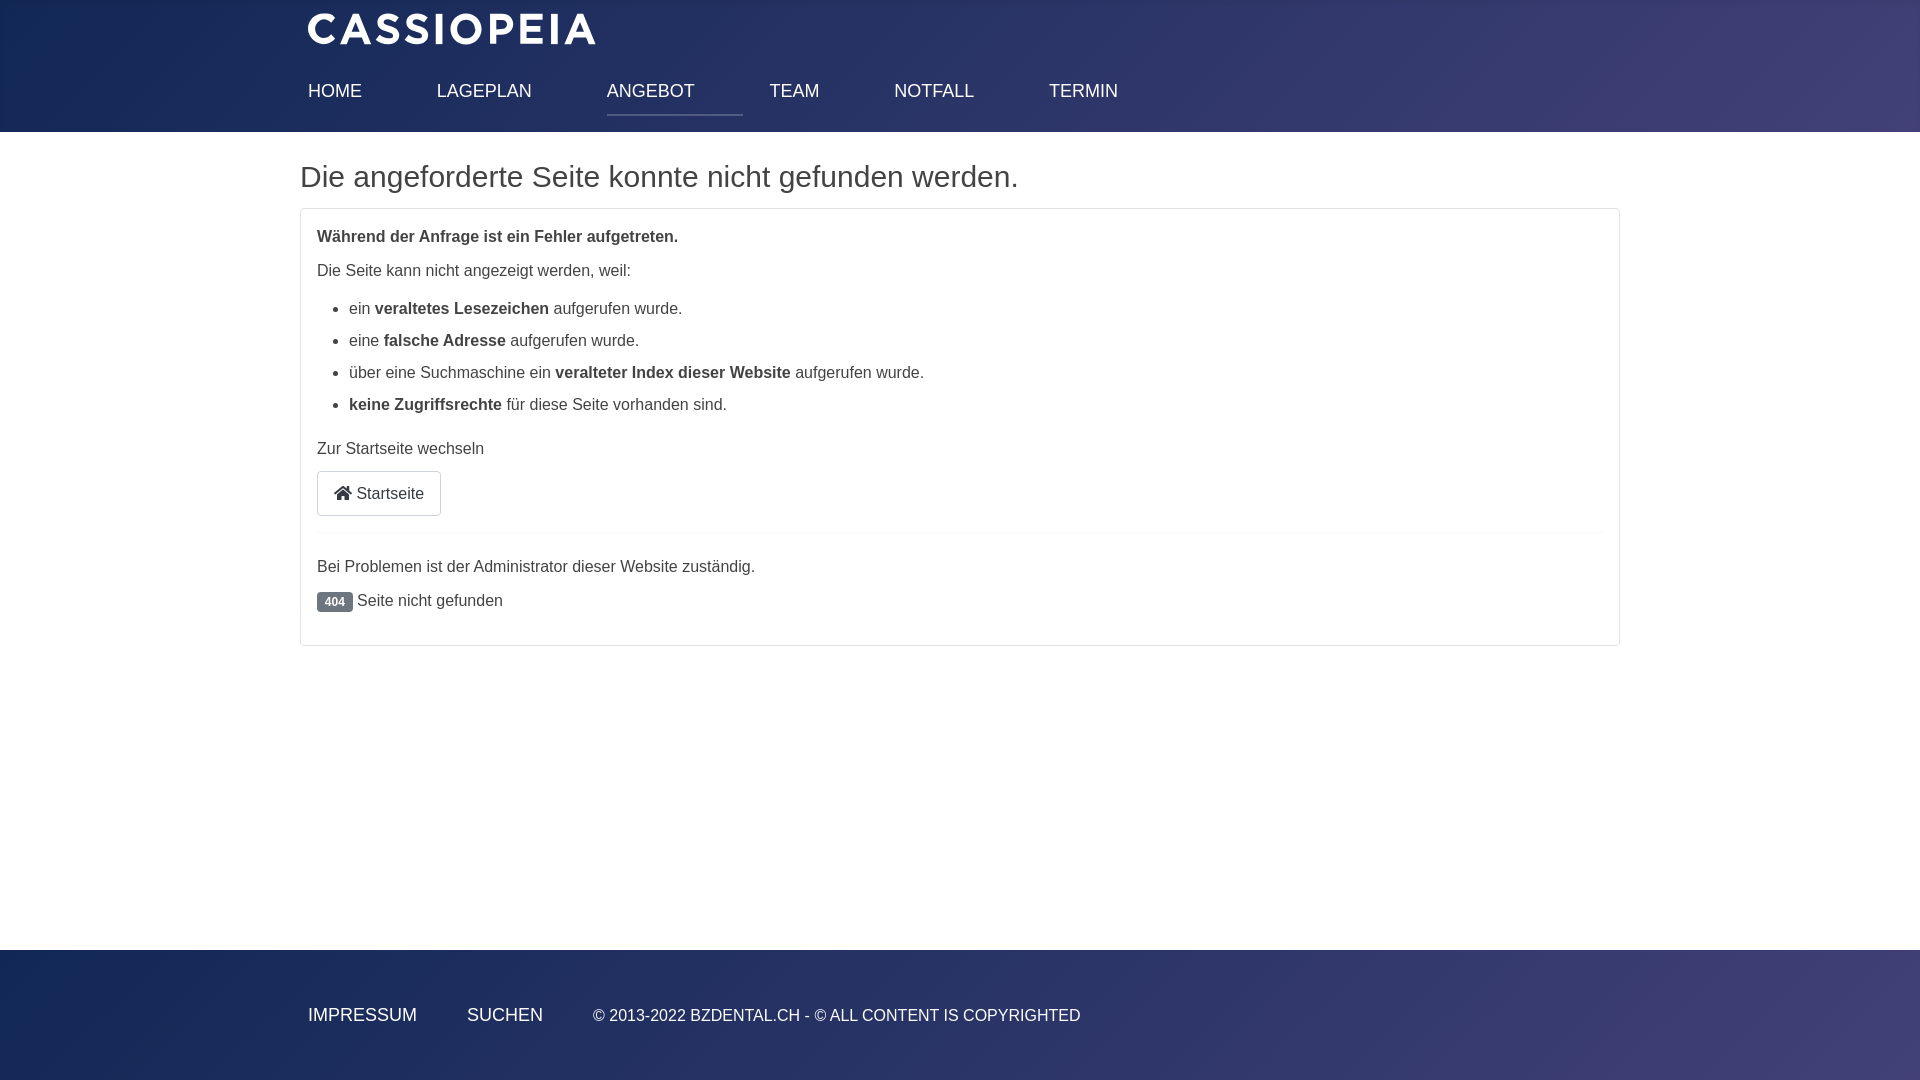  Describe the element at coordinates (1048, 91) in the screenshot. I see `'TERMIN'` at that location.